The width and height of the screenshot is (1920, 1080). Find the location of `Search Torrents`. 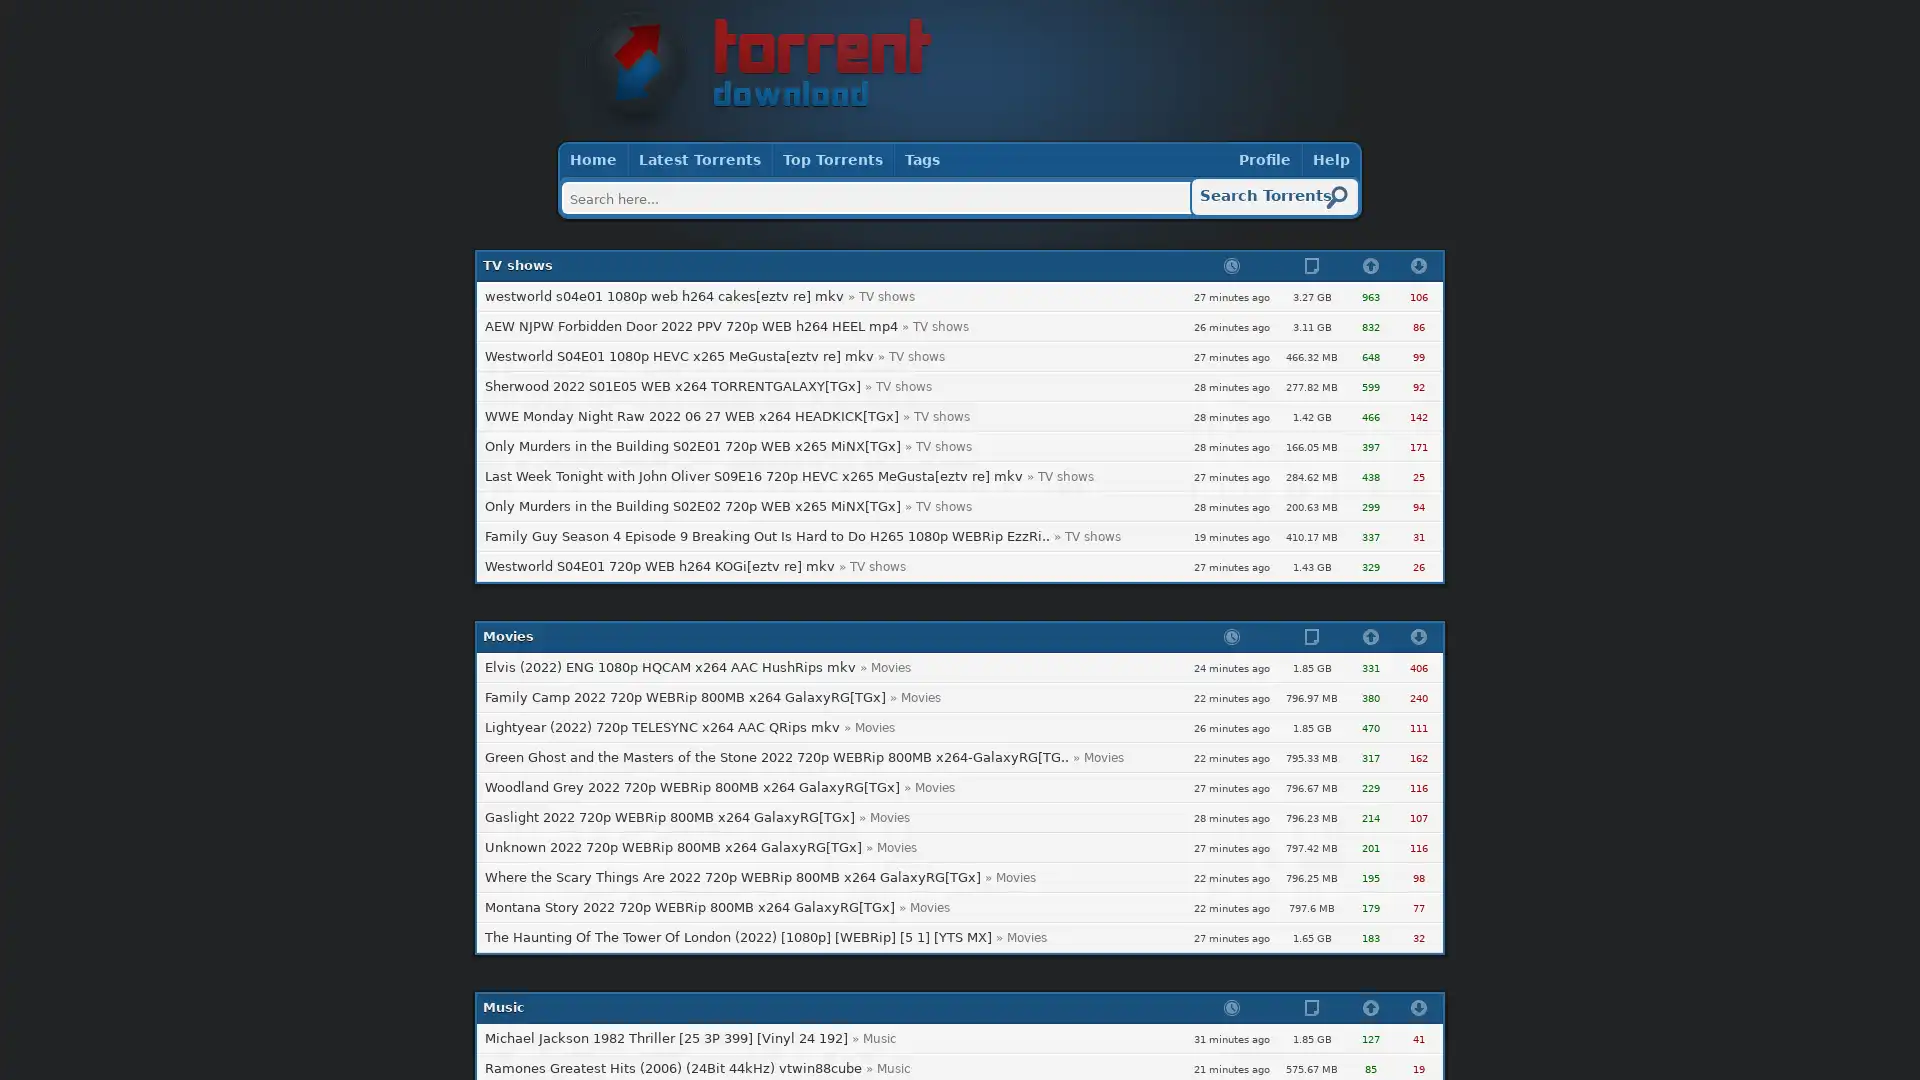

Search Torrents is located at coordinates (1274, 196).